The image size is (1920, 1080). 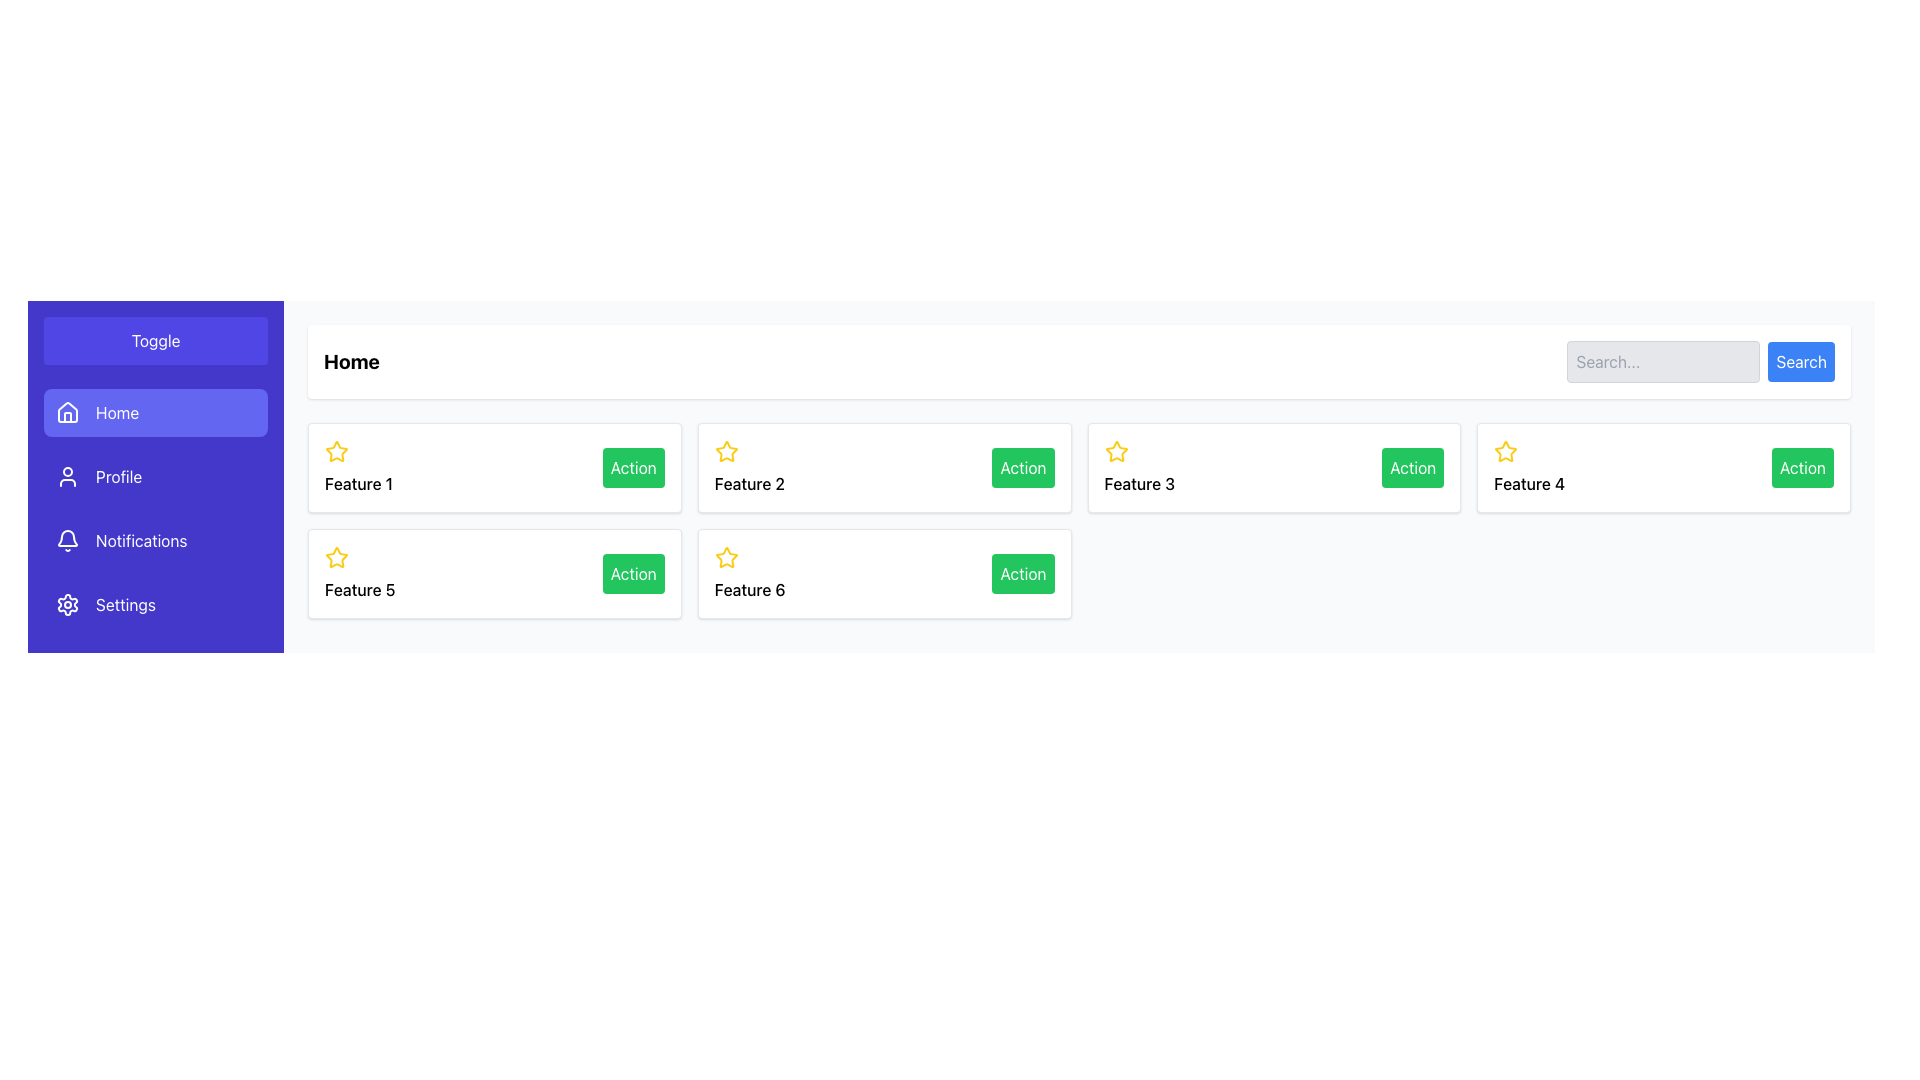 What do you see at coordinates (1412, 467) in the screenshot?
I see `the green button with white text labeled 'Action' located in the top-right corner of the 'Feature 3' card` at bounding box center [1412, 467].